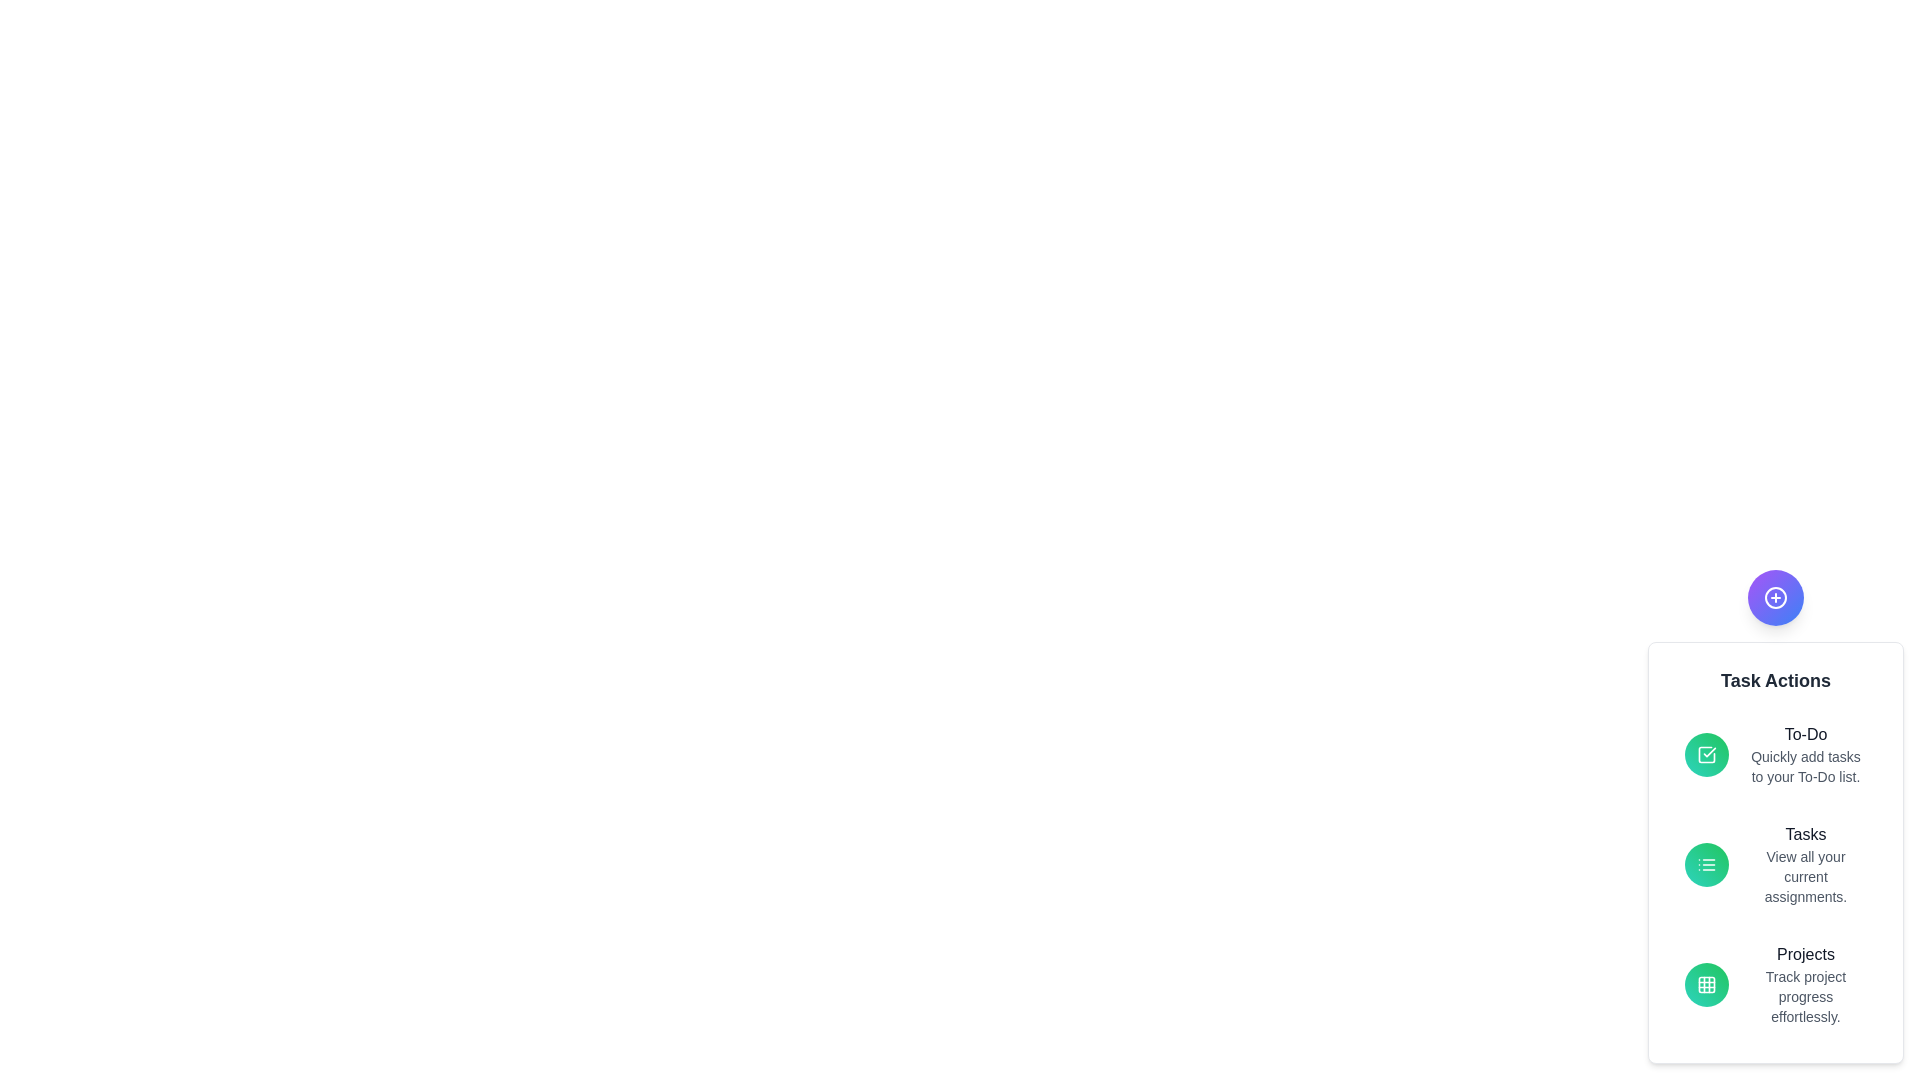 Image resolution: width=1920 pixels, height=1080 pixels. What do you see at coordinates (1805, 954) in the screenshot?
I see `the action Projects from the Task Actions menu` at bounding box center [1805, 954].